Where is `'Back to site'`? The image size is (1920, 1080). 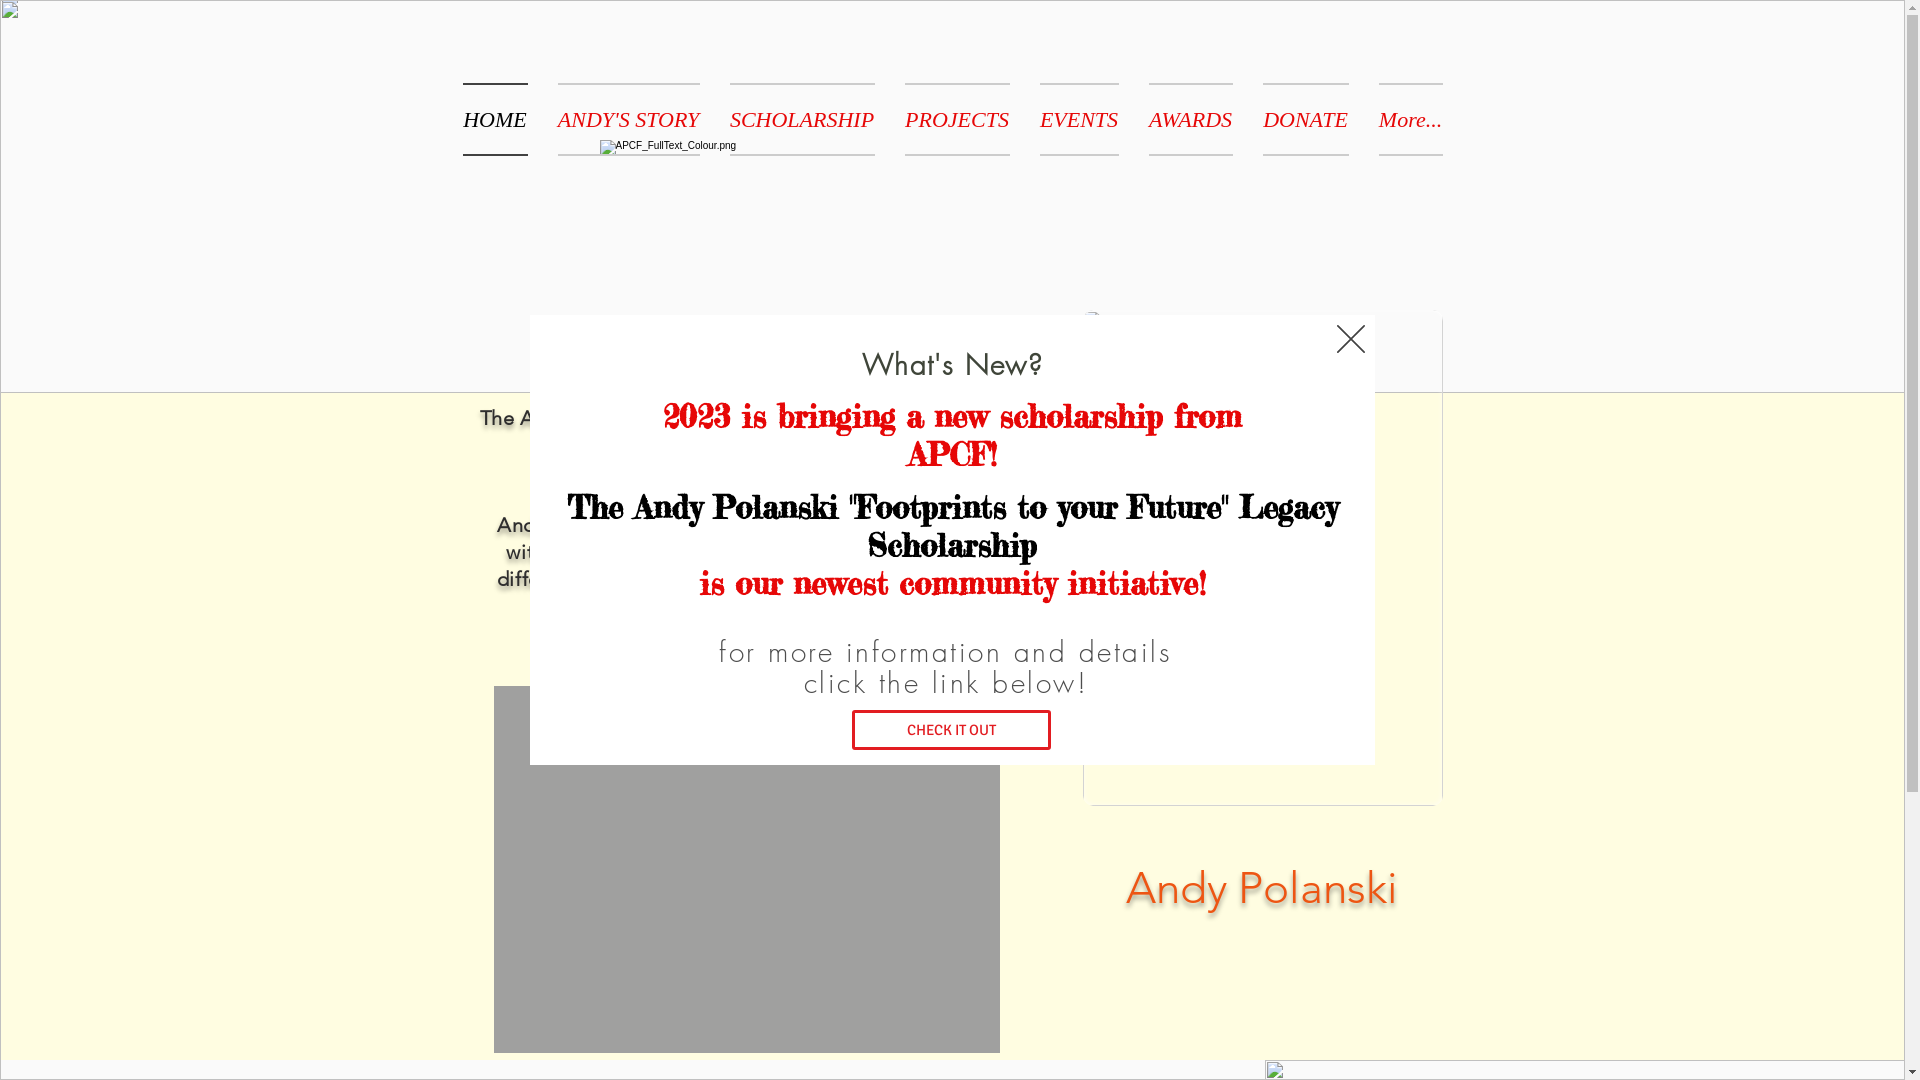
'Back to site' is located at coordinates (1335, 338).